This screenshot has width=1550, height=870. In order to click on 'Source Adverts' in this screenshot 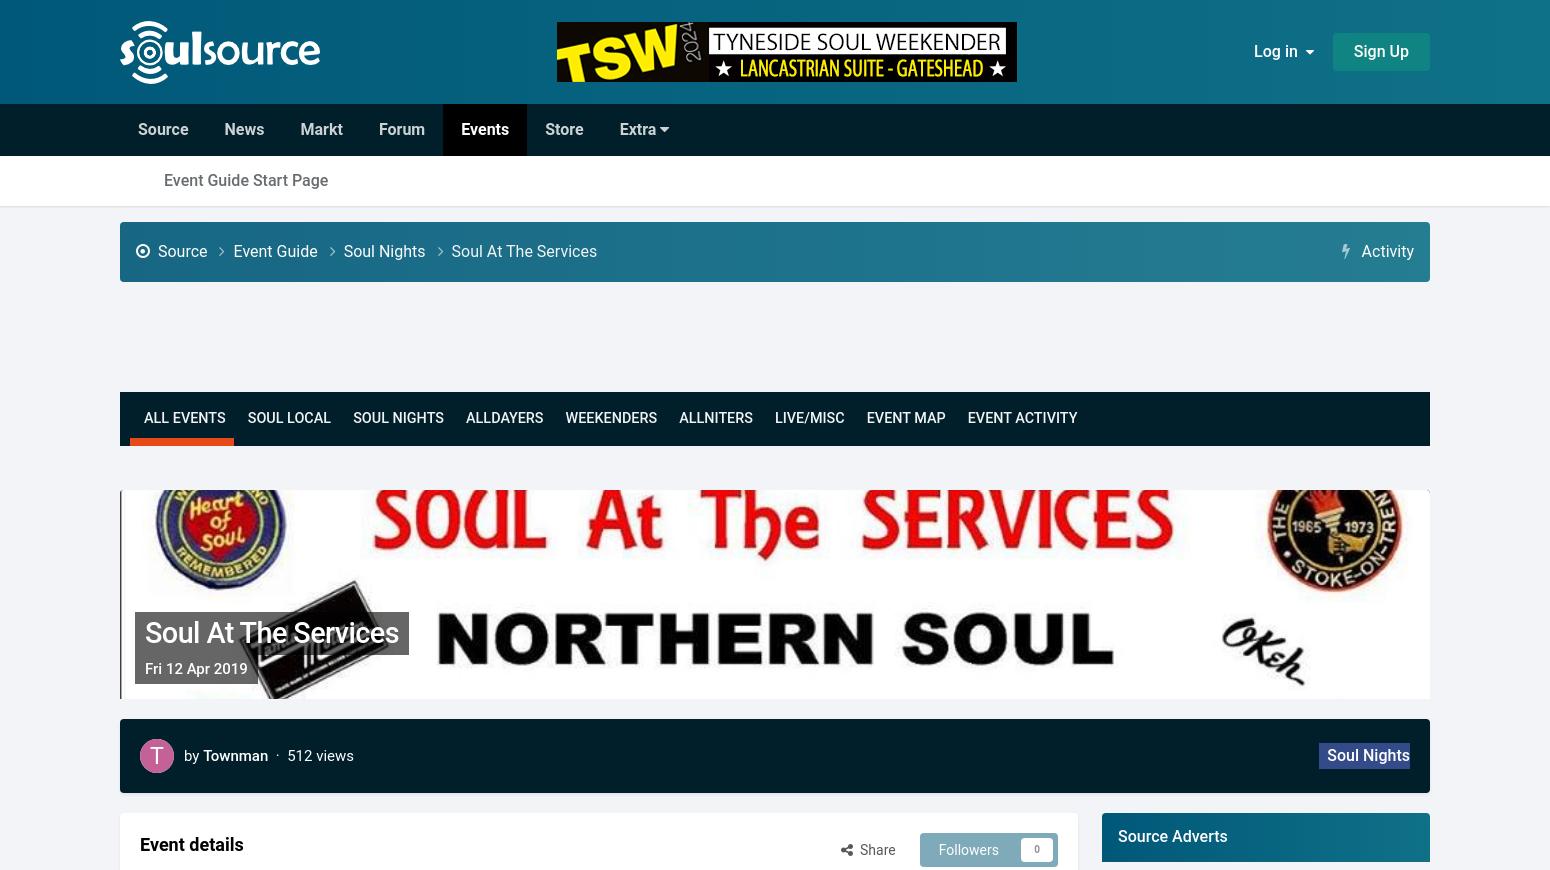, I will do `click(1172, 835)`.